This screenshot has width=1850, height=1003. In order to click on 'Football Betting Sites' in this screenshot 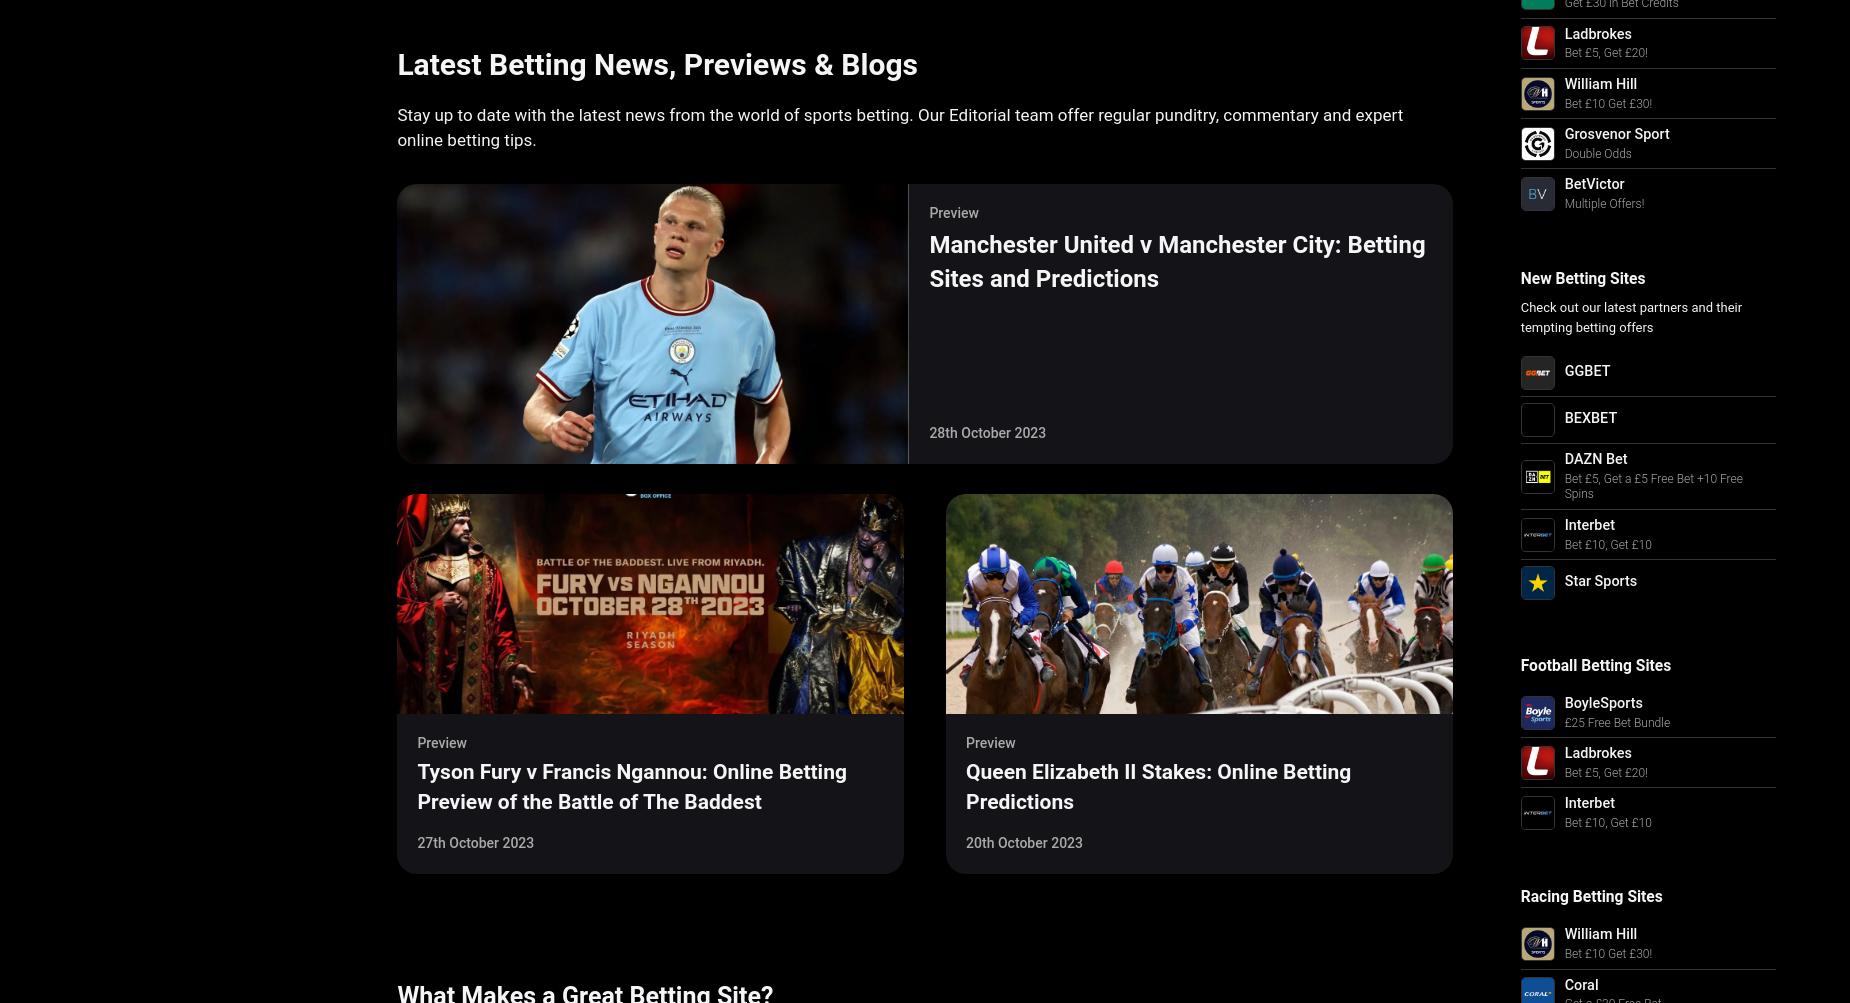, I will do `click(1595, 665)`.